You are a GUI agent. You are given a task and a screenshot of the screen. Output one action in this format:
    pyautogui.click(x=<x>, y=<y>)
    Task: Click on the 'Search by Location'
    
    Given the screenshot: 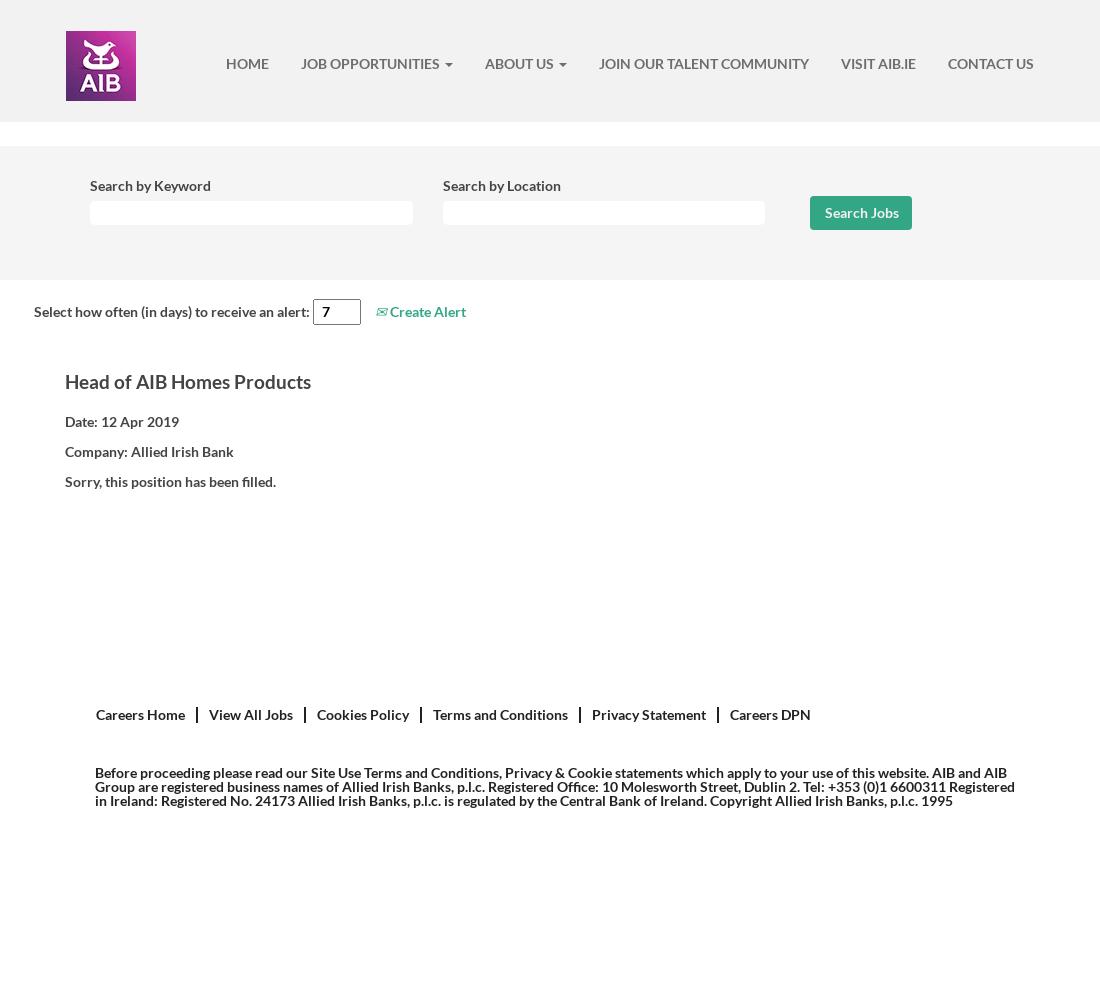 What is the action you would take?
    pyautogui.click(x=501, y=185)
    